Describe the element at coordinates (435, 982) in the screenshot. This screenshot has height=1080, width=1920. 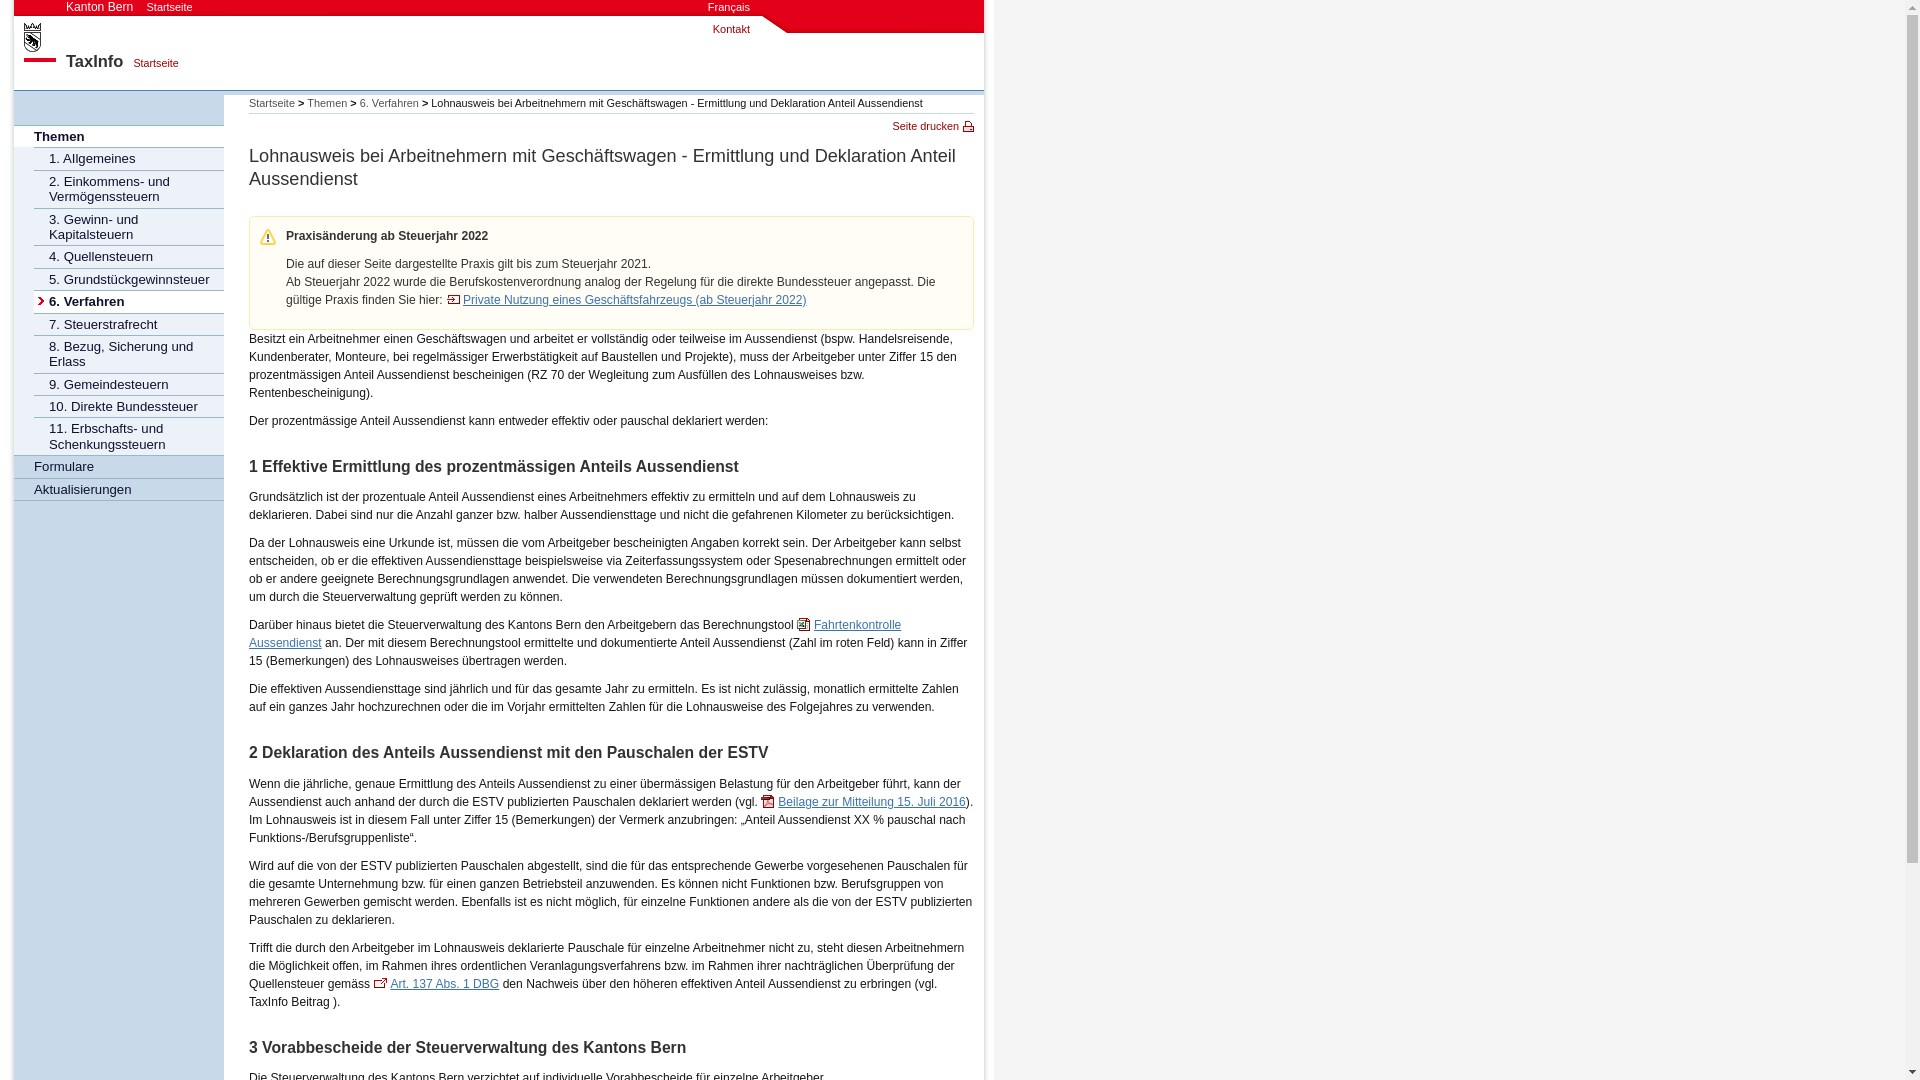
I see `'Art. 137 Abs. 1 DBG'` at that location.